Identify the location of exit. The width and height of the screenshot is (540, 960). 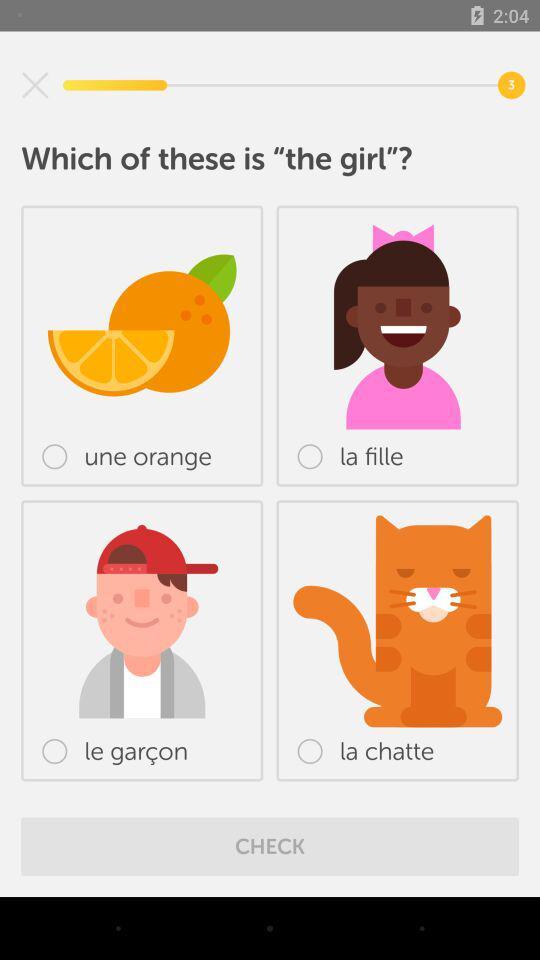
(35, 85).